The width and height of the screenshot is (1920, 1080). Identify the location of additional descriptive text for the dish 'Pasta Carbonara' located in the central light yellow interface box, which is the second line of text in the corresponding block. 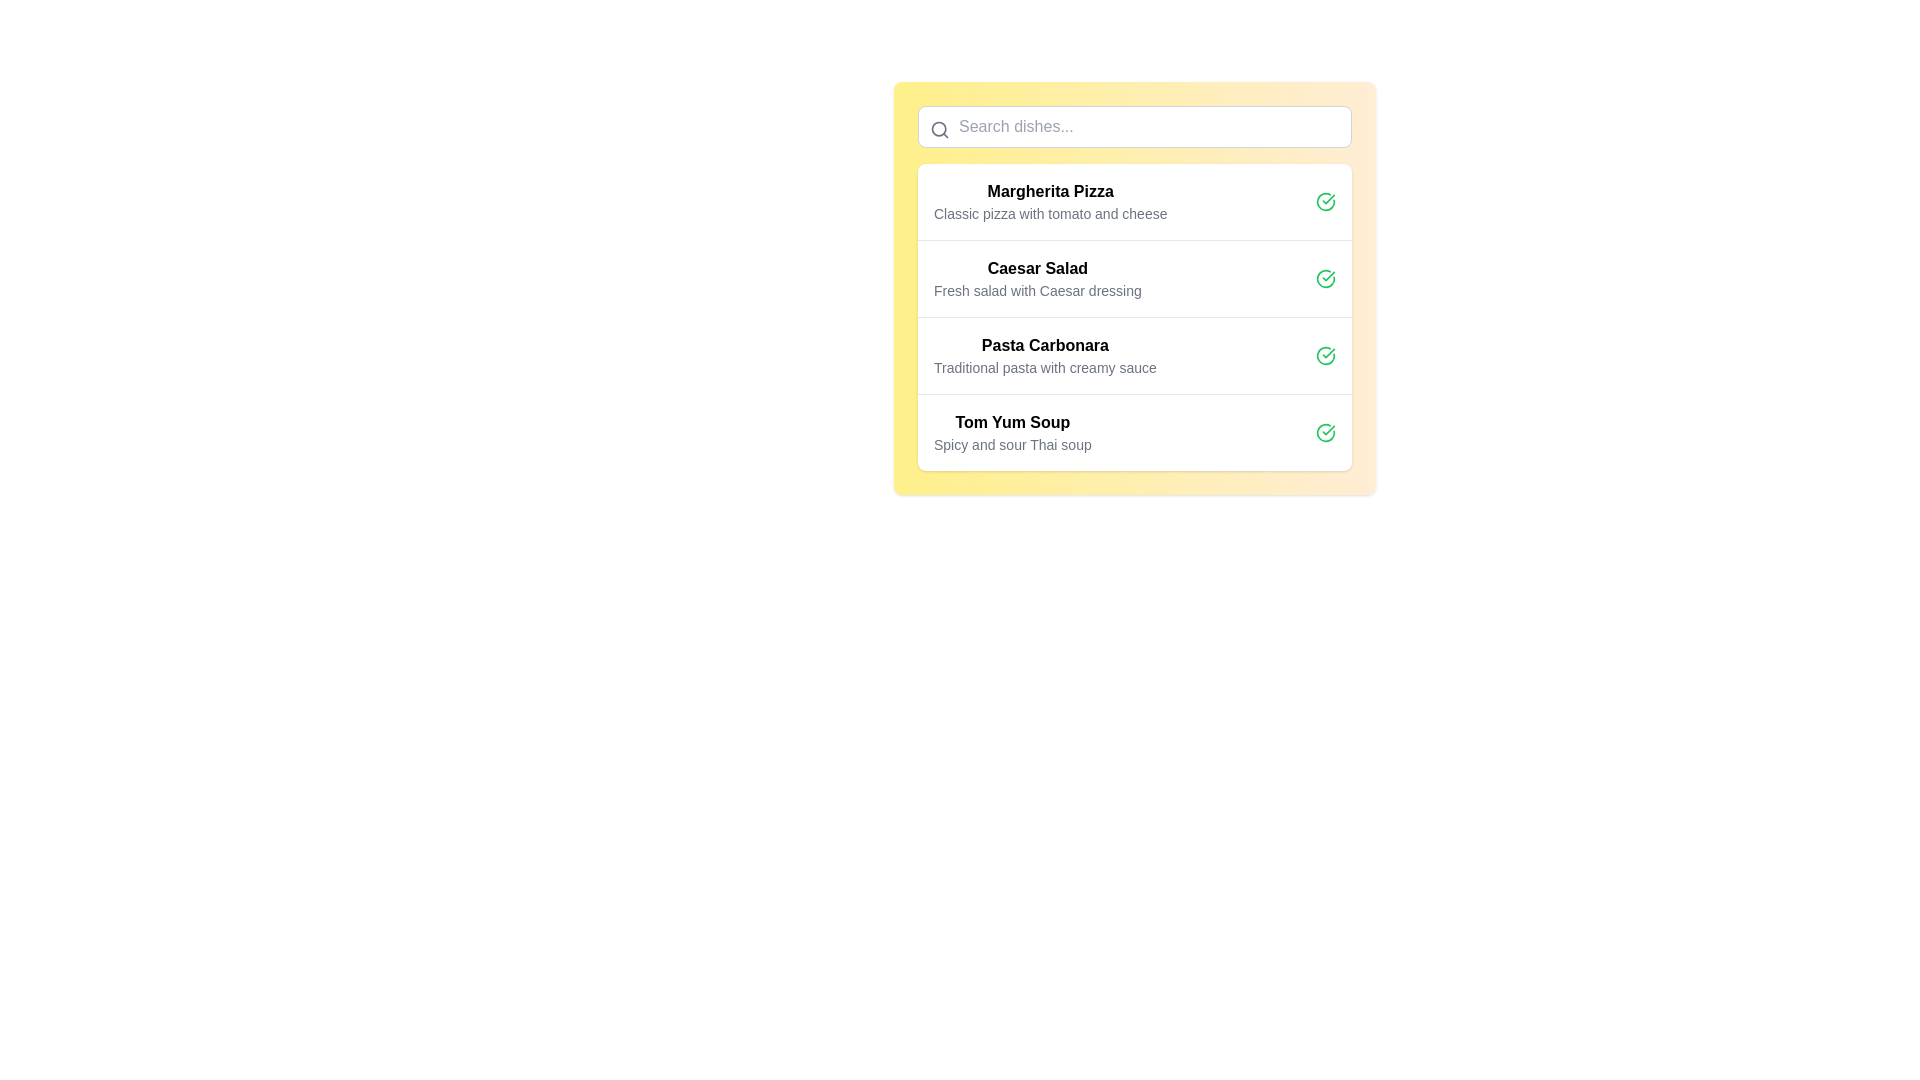
(1044, 367).